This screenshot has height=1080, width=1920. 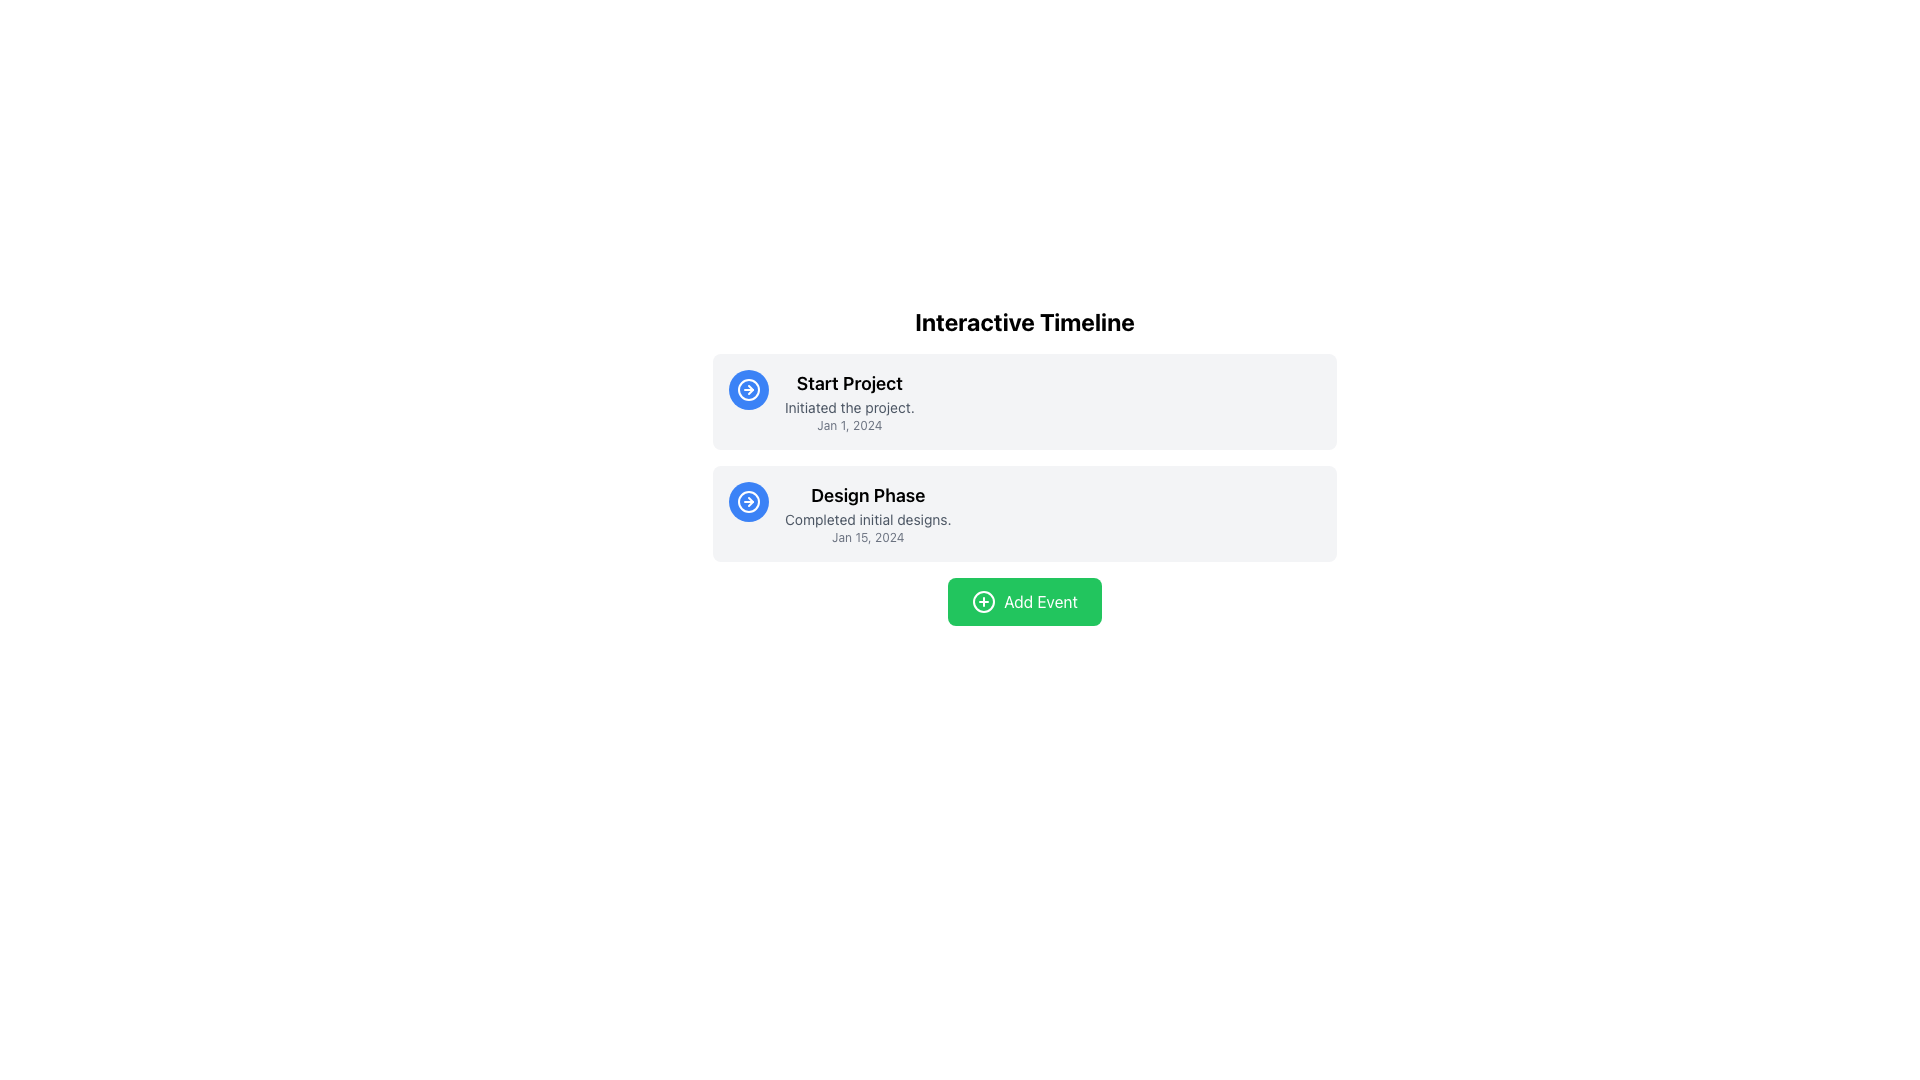 I want to click on the graphical arrow in the Timeline section of the Interactive Timeline, which contains events labeled 'Start Project' and 'Design Phase', so click(x=1025, y=458).